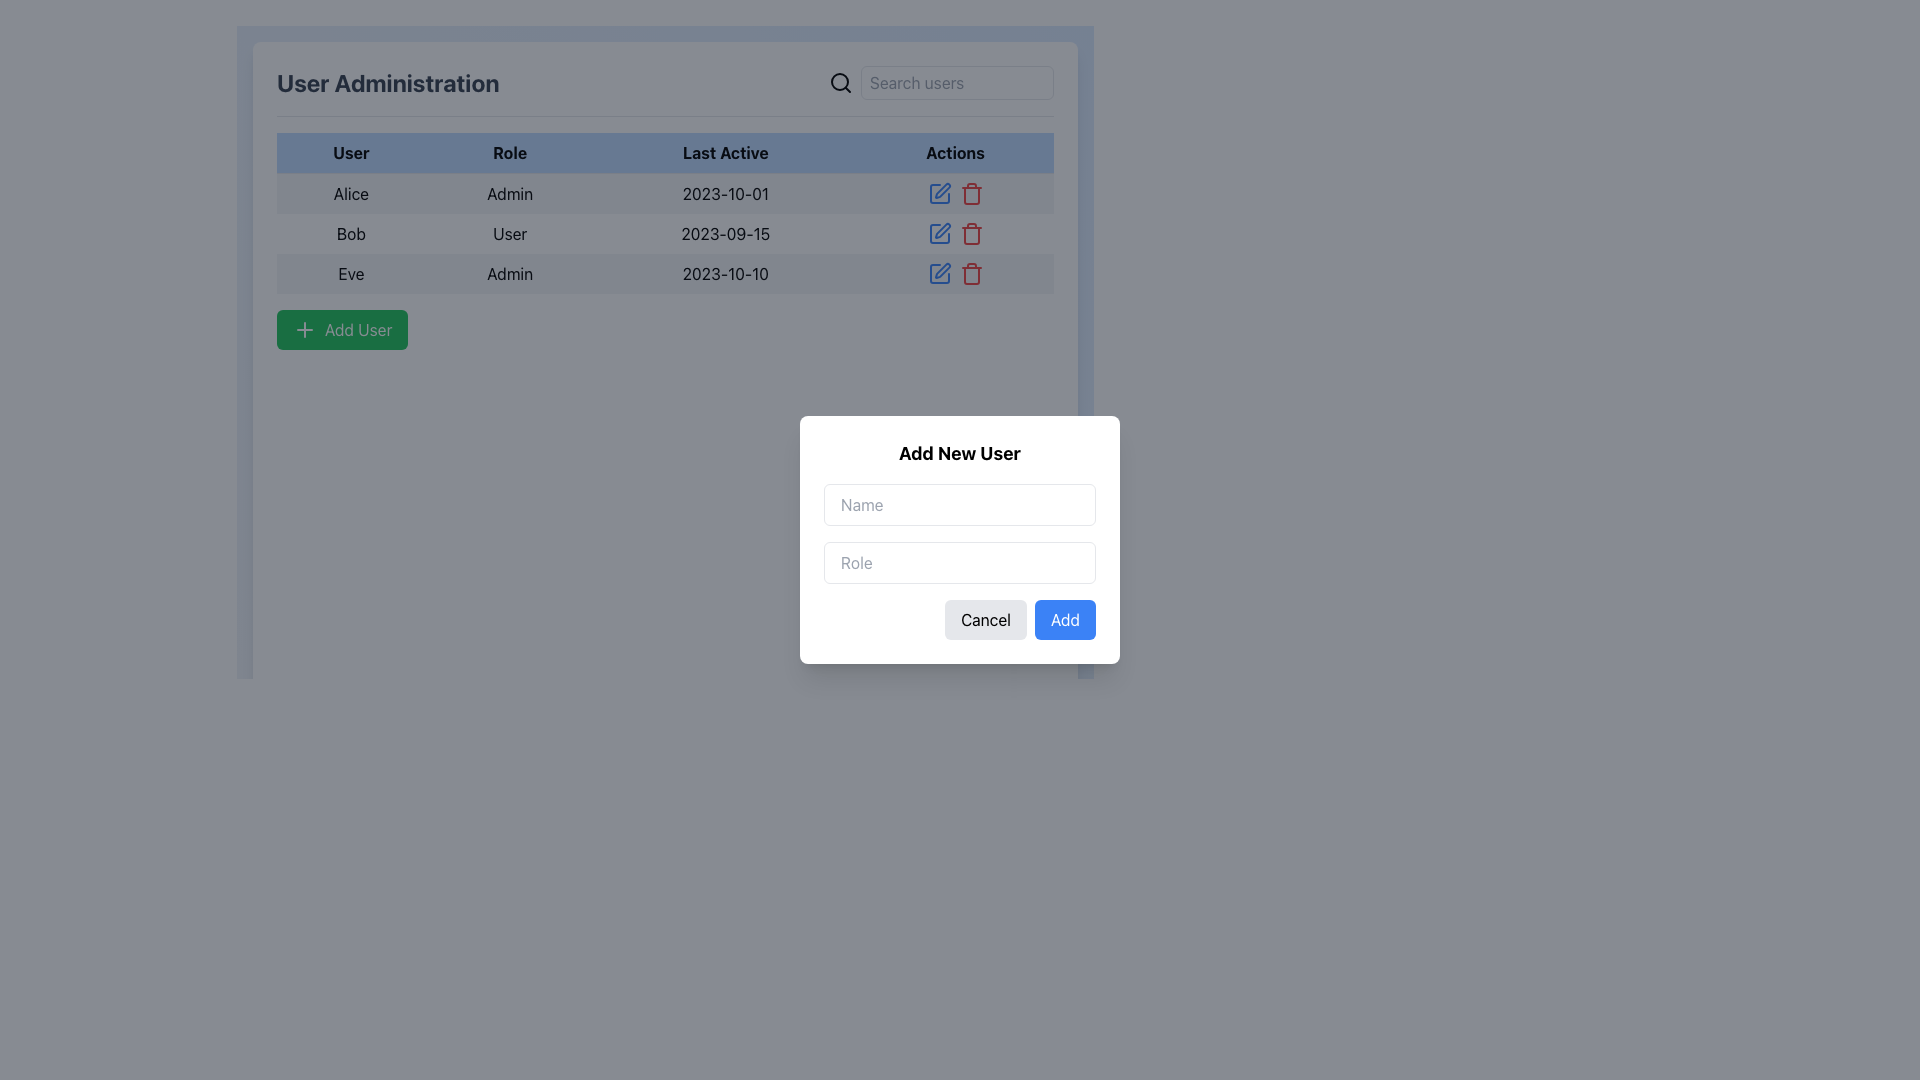 This screenshot has height=1080, width=1920. I want to click on the small pen icon button in the Actions column for the user 'Alice' to initiate editing, so click(940, 191).